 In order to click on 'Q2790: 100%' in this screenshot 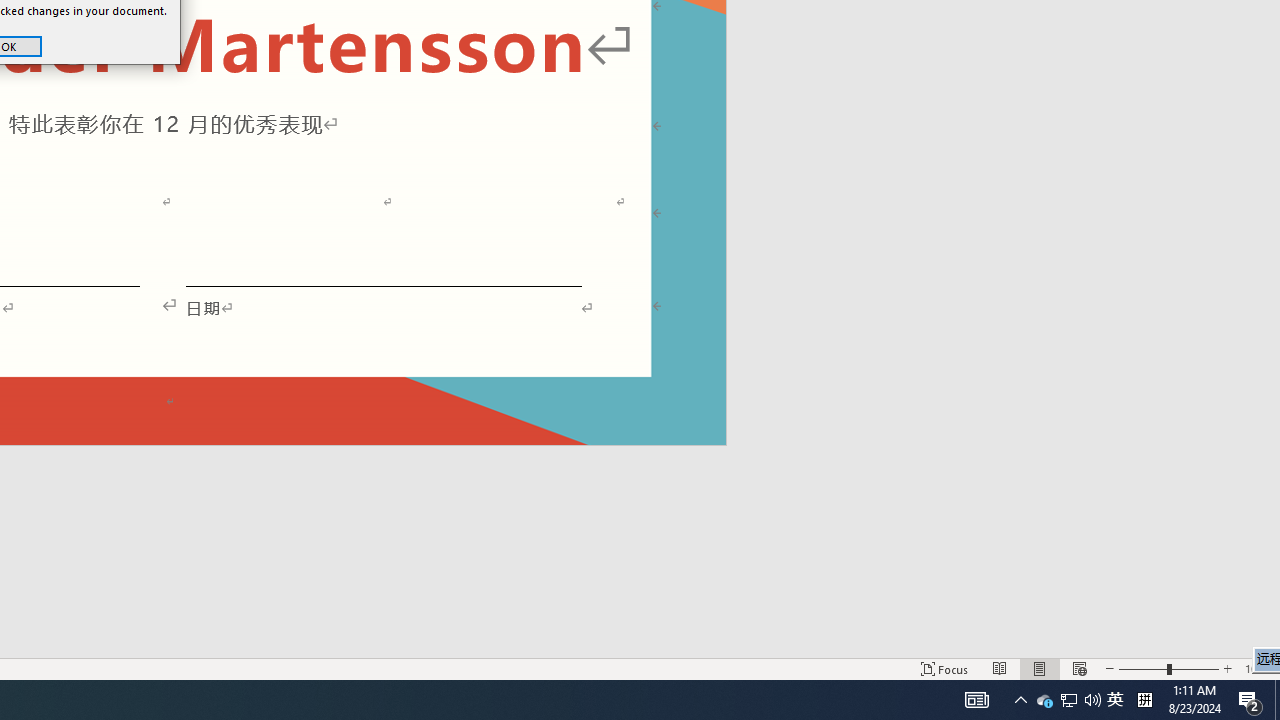, I will do `click(977, 698)`.